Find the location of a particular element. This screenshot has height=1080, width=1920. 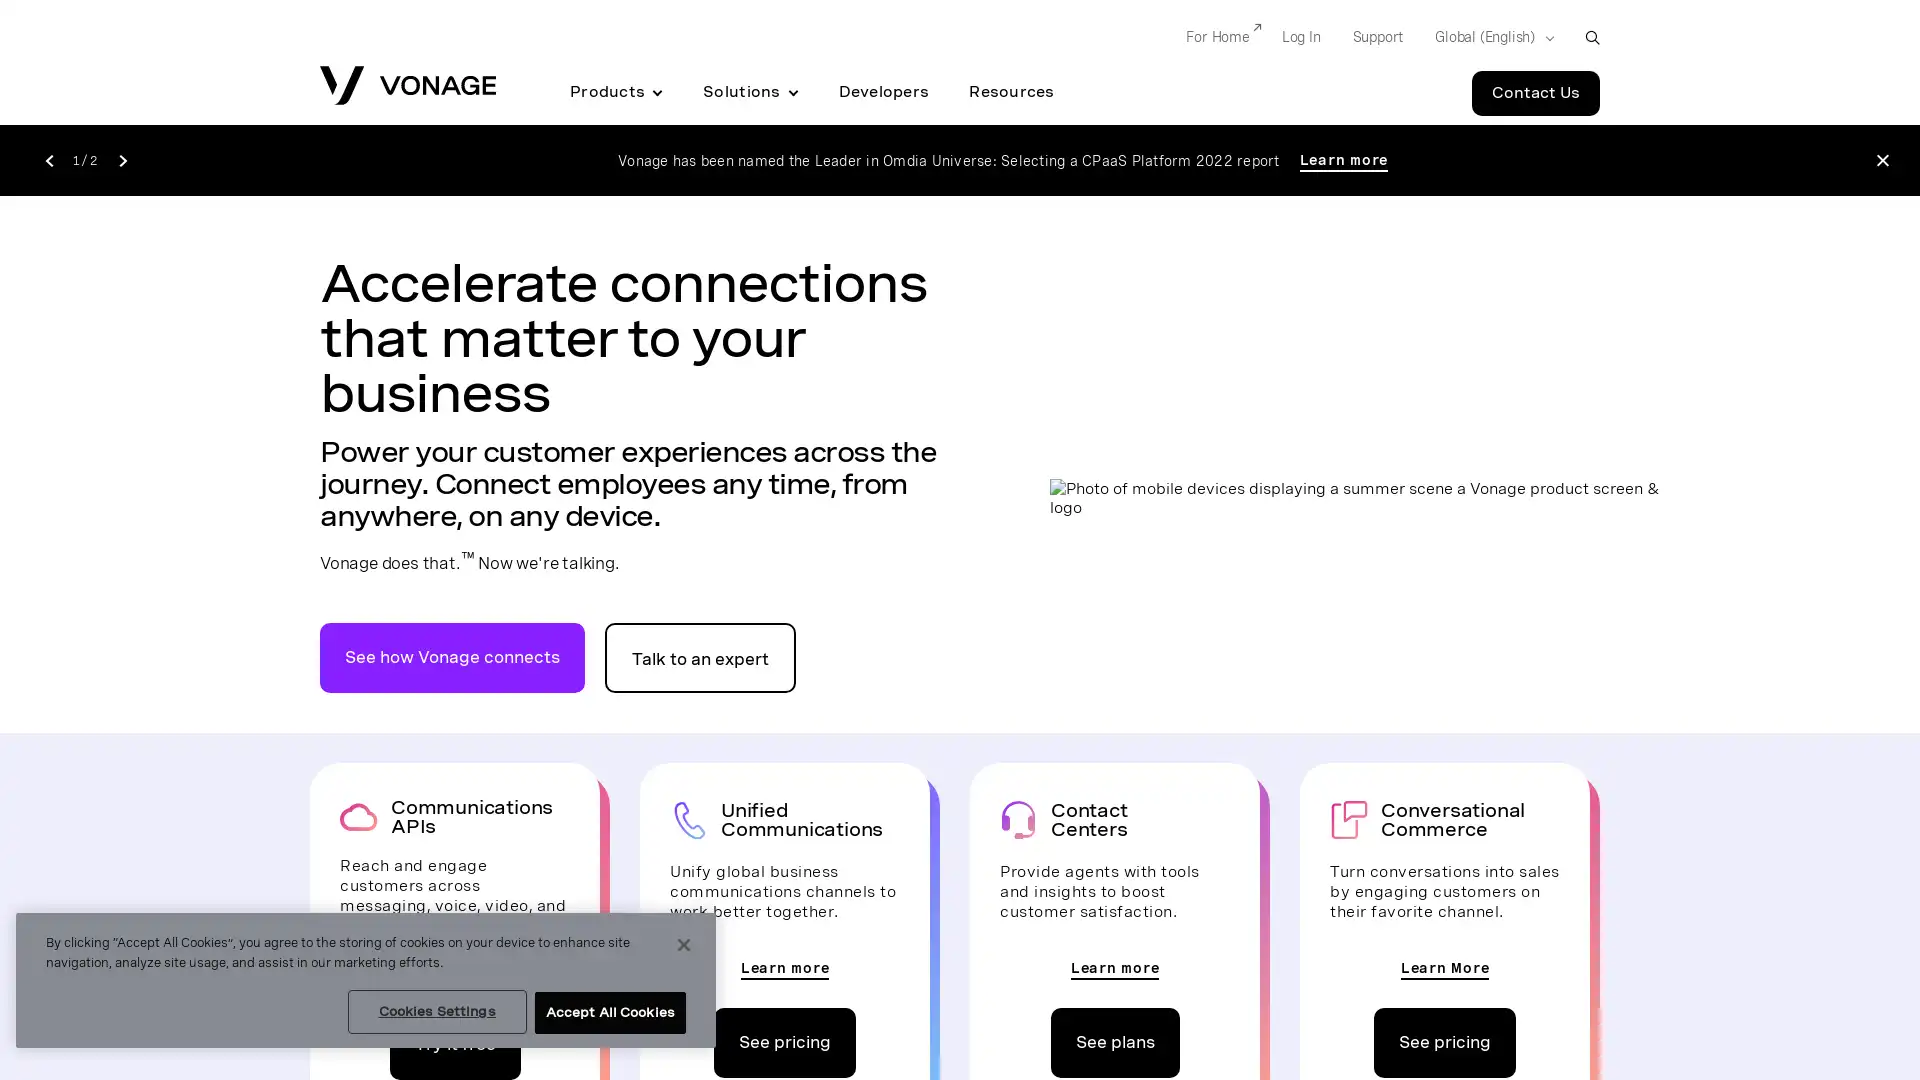

open site search box is located at coordinates (1591, 37).